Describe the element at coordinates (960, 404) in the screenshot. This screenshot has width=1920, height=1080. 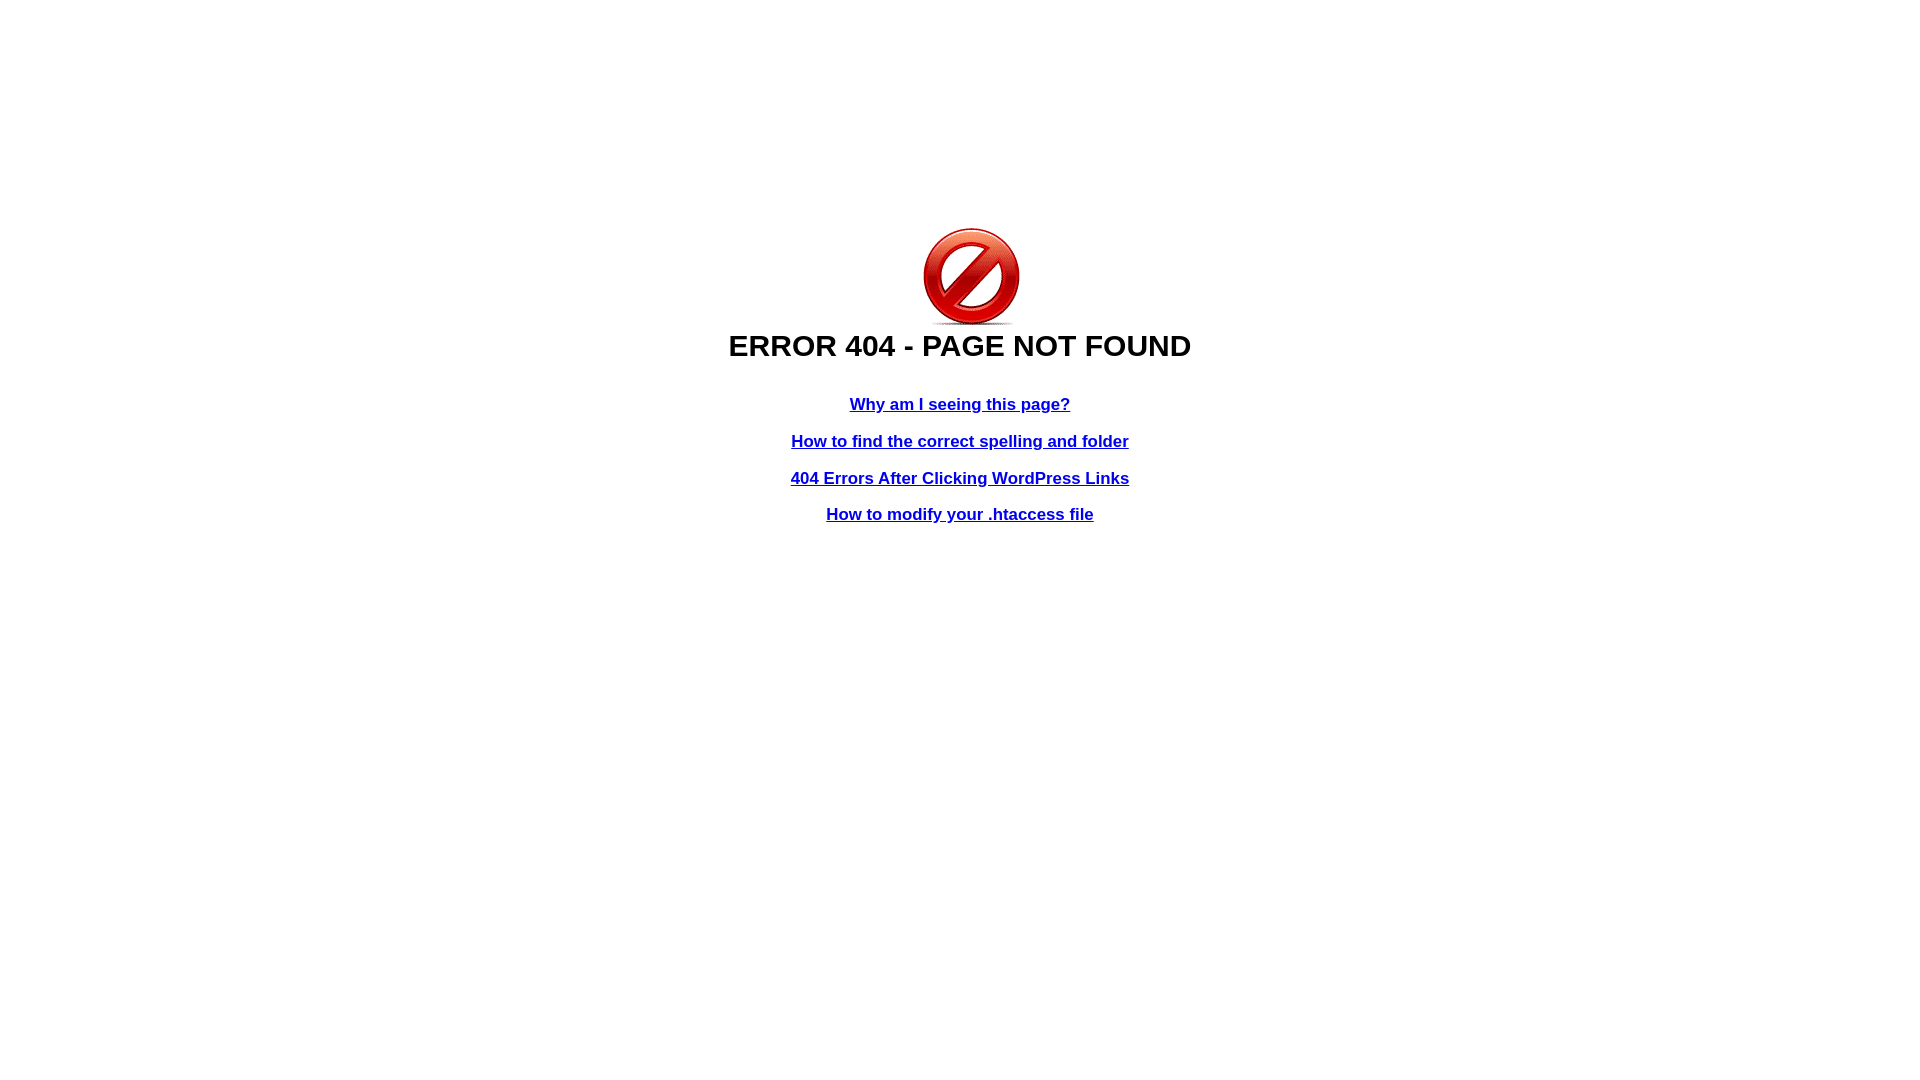
I see `'Why am I seeing this page?'` at that location.